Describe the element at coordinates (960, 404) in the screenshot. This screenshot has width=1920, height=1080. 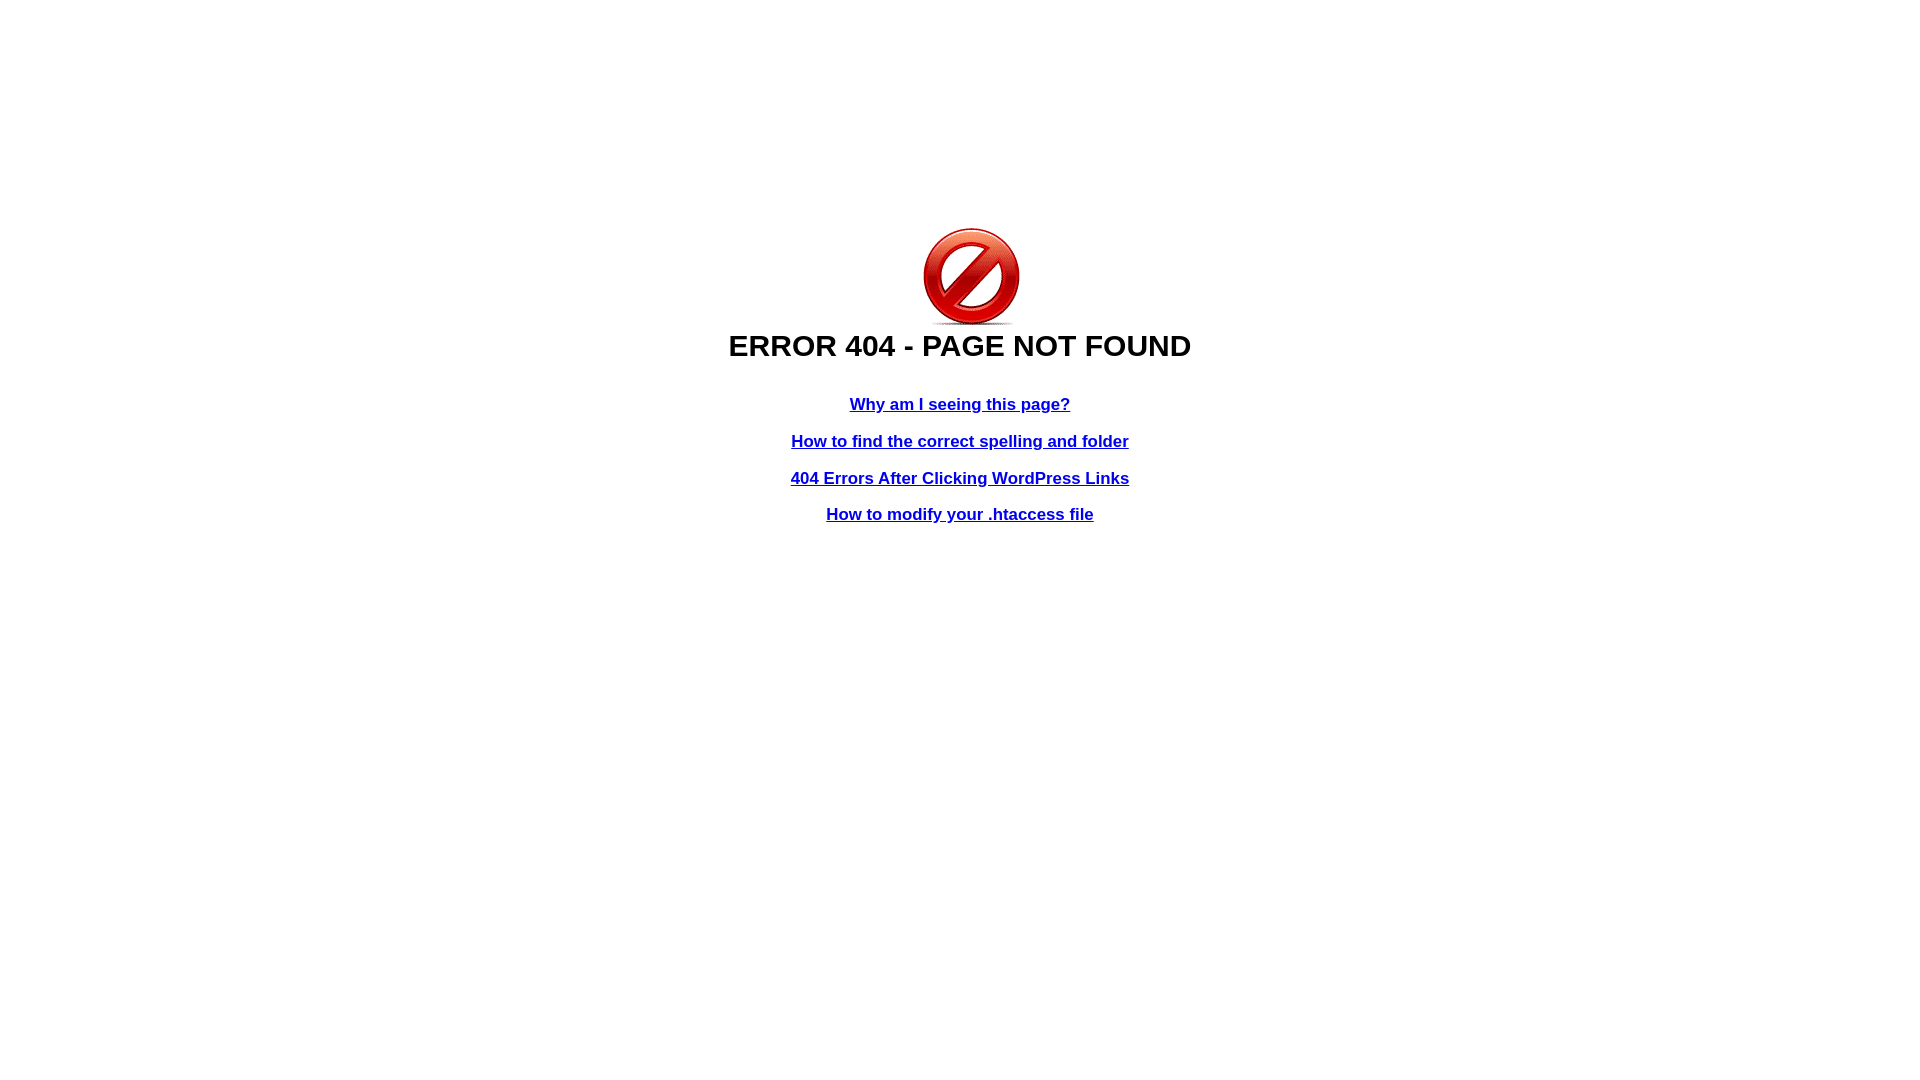
I see `'Why am I seeing this page?'` at that location.